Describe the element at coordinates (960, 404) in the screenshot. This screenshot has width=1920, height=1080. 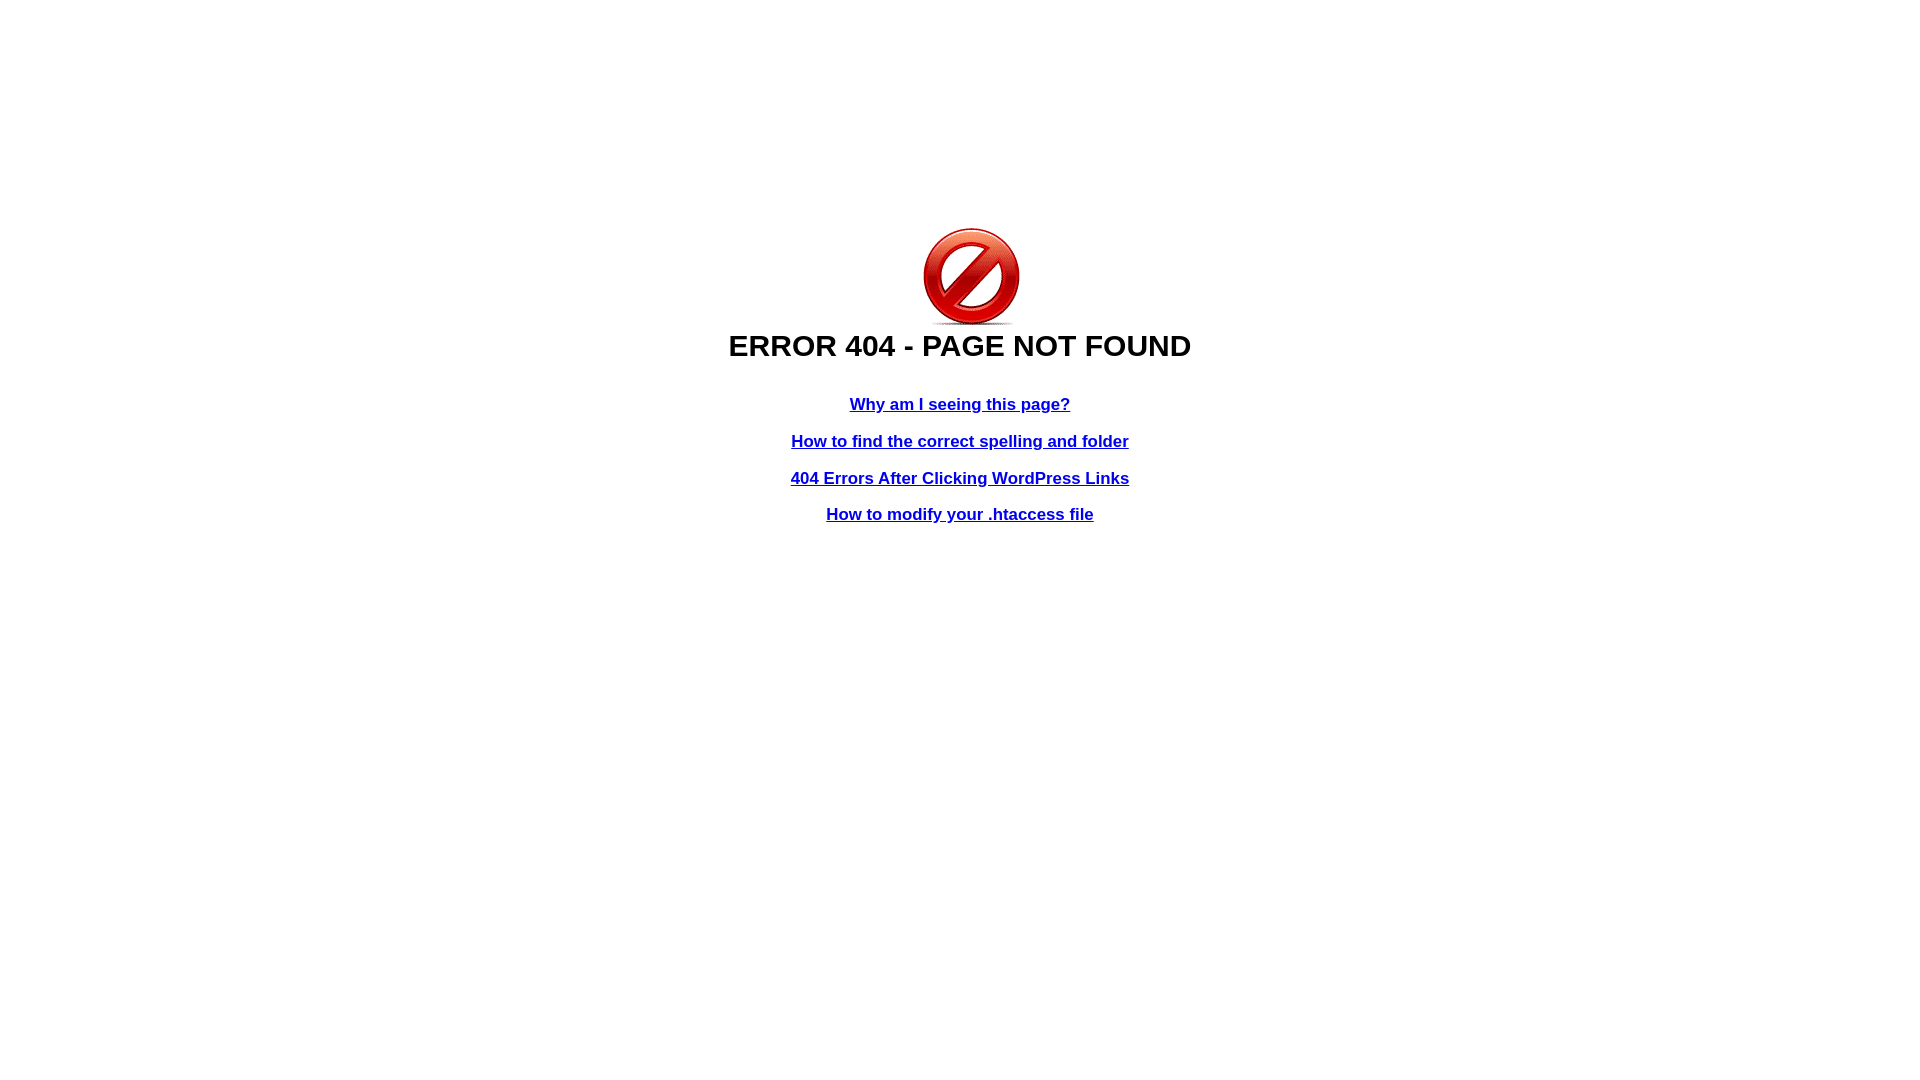
I see `'Why am I seeing this page?'` at that location.